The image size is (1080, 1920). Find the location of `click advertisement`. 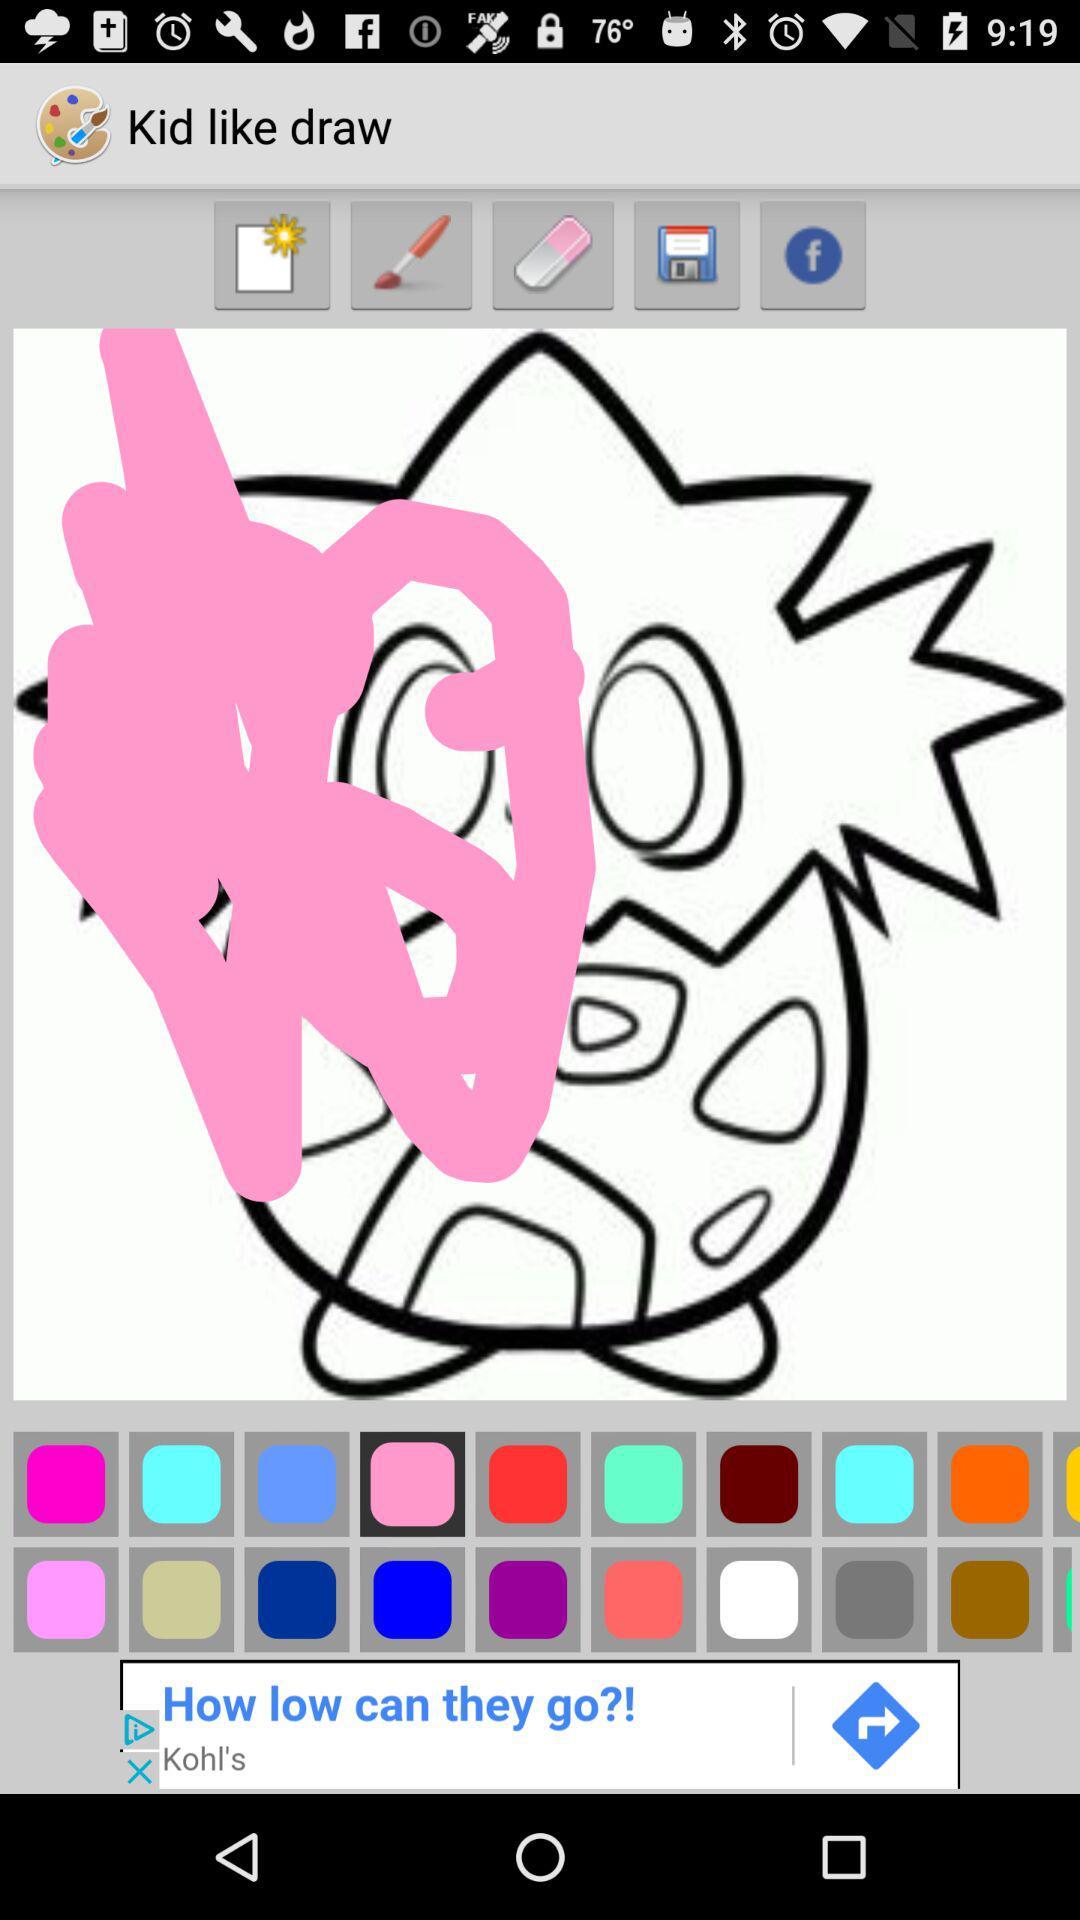

click advertisement is located at coordinates (540, 1722).